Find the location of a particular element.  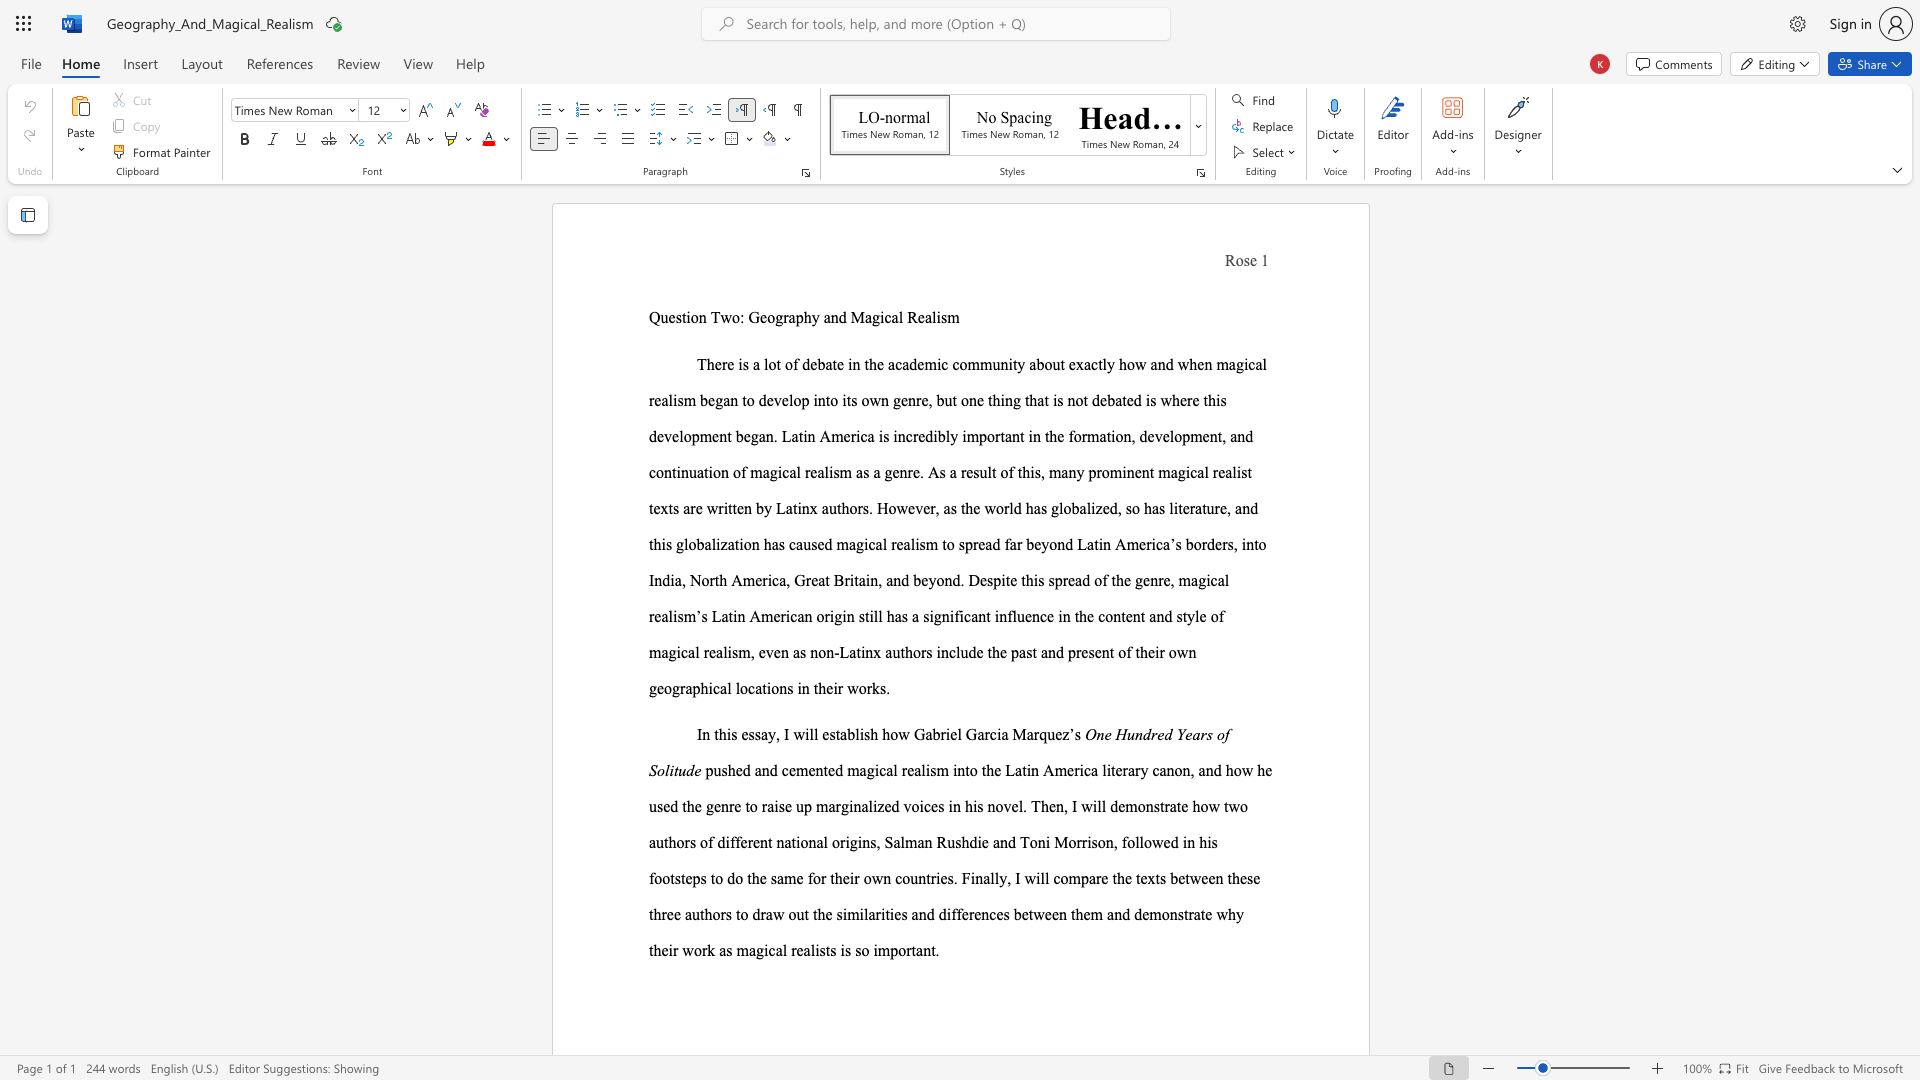

the subset text "emonstrate" within the text "demonstrate" is located at coordinates (1142, 914).